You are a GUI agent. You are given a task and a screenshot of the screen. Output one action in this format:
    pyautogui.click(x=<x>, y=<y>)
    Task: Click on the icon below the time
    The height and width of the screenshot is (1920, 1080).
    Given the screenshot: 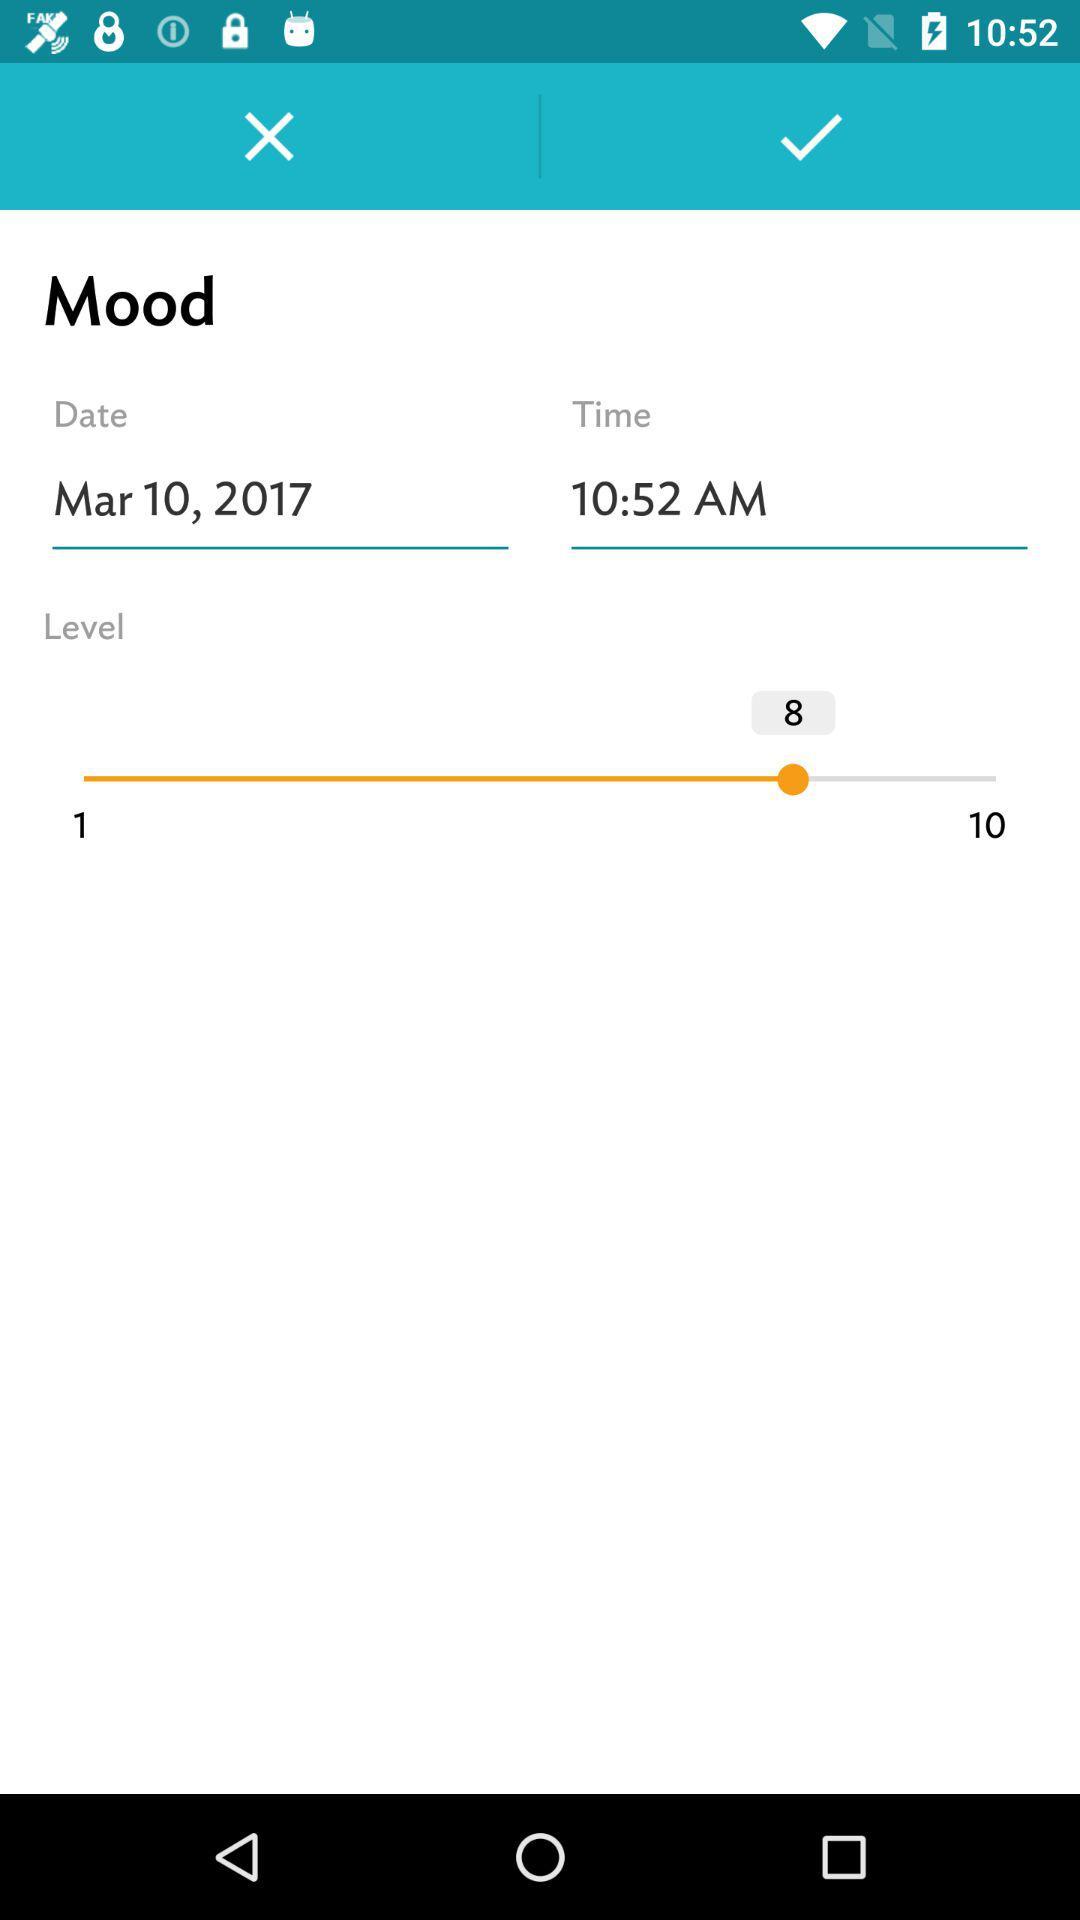 What is the action you would take?
    pyautogui.click(x=798, y=499)
    